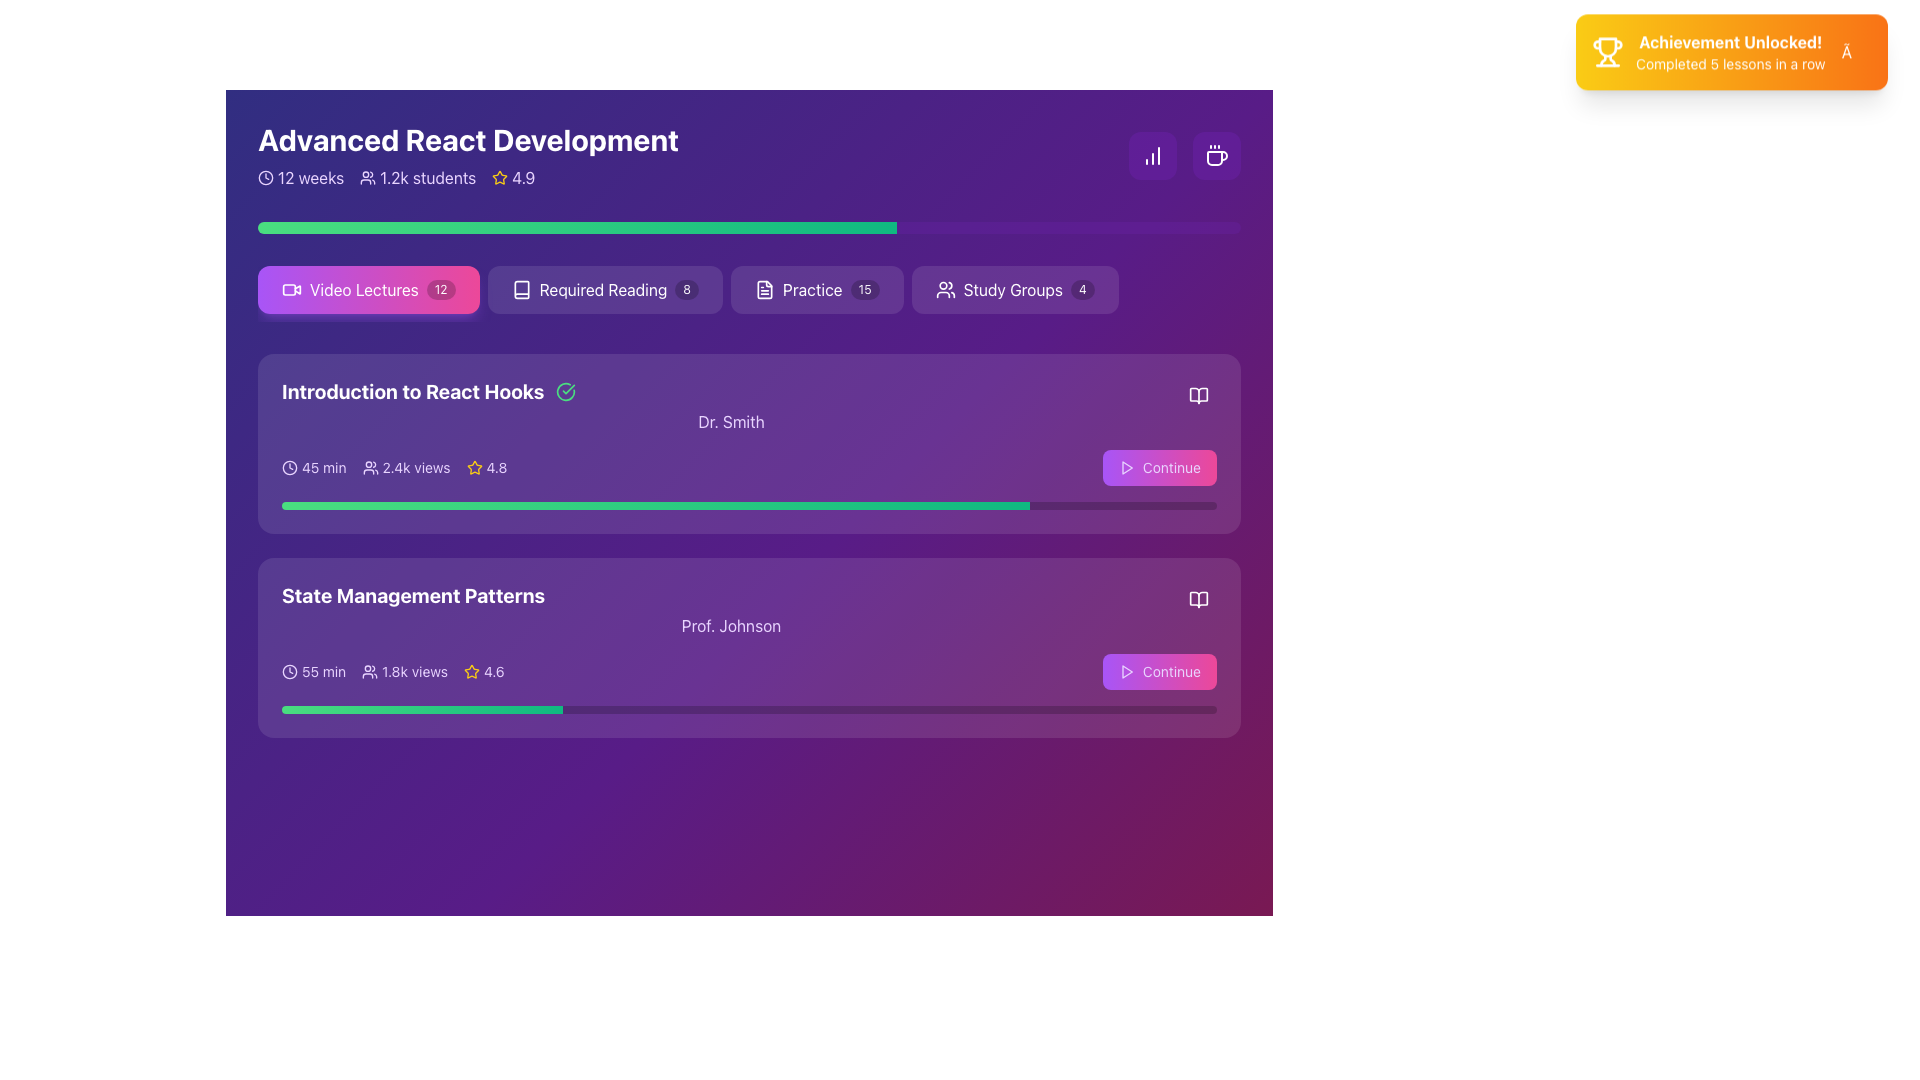 This screenshot has width=1920, height=1080. What do you see at coordinates (264, 176) in the screenshot?
I see `the main circular shape representing the clock's face, which has a solid outline and is located in the top-right corner of the interface` at bounding box center [264, 176].